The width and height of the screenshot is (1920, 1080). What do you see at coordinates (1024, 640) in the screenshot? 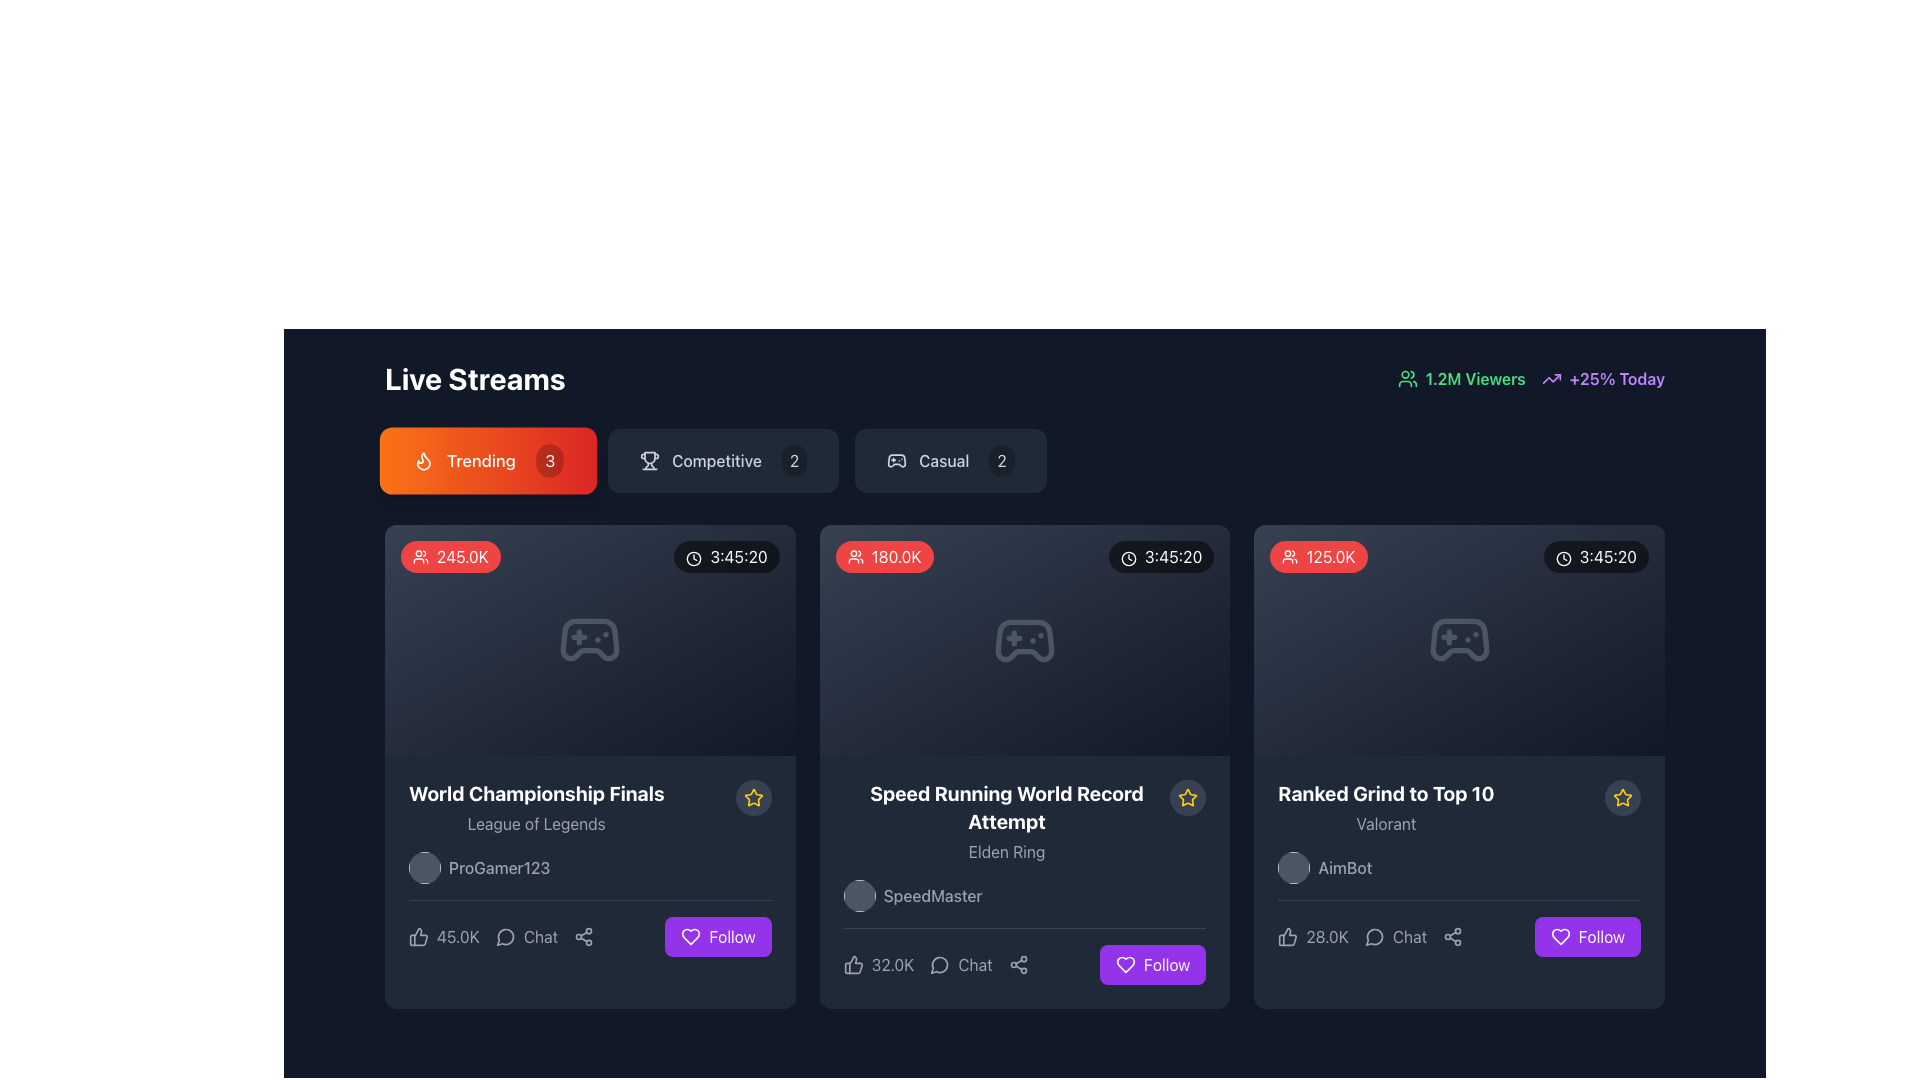
I see `the stylized game controller icon located centrally within the second card of the Live Streams section, which is positioned above the text 'Speed Running World Record Attempt'` at bounding box center [1024, 640].